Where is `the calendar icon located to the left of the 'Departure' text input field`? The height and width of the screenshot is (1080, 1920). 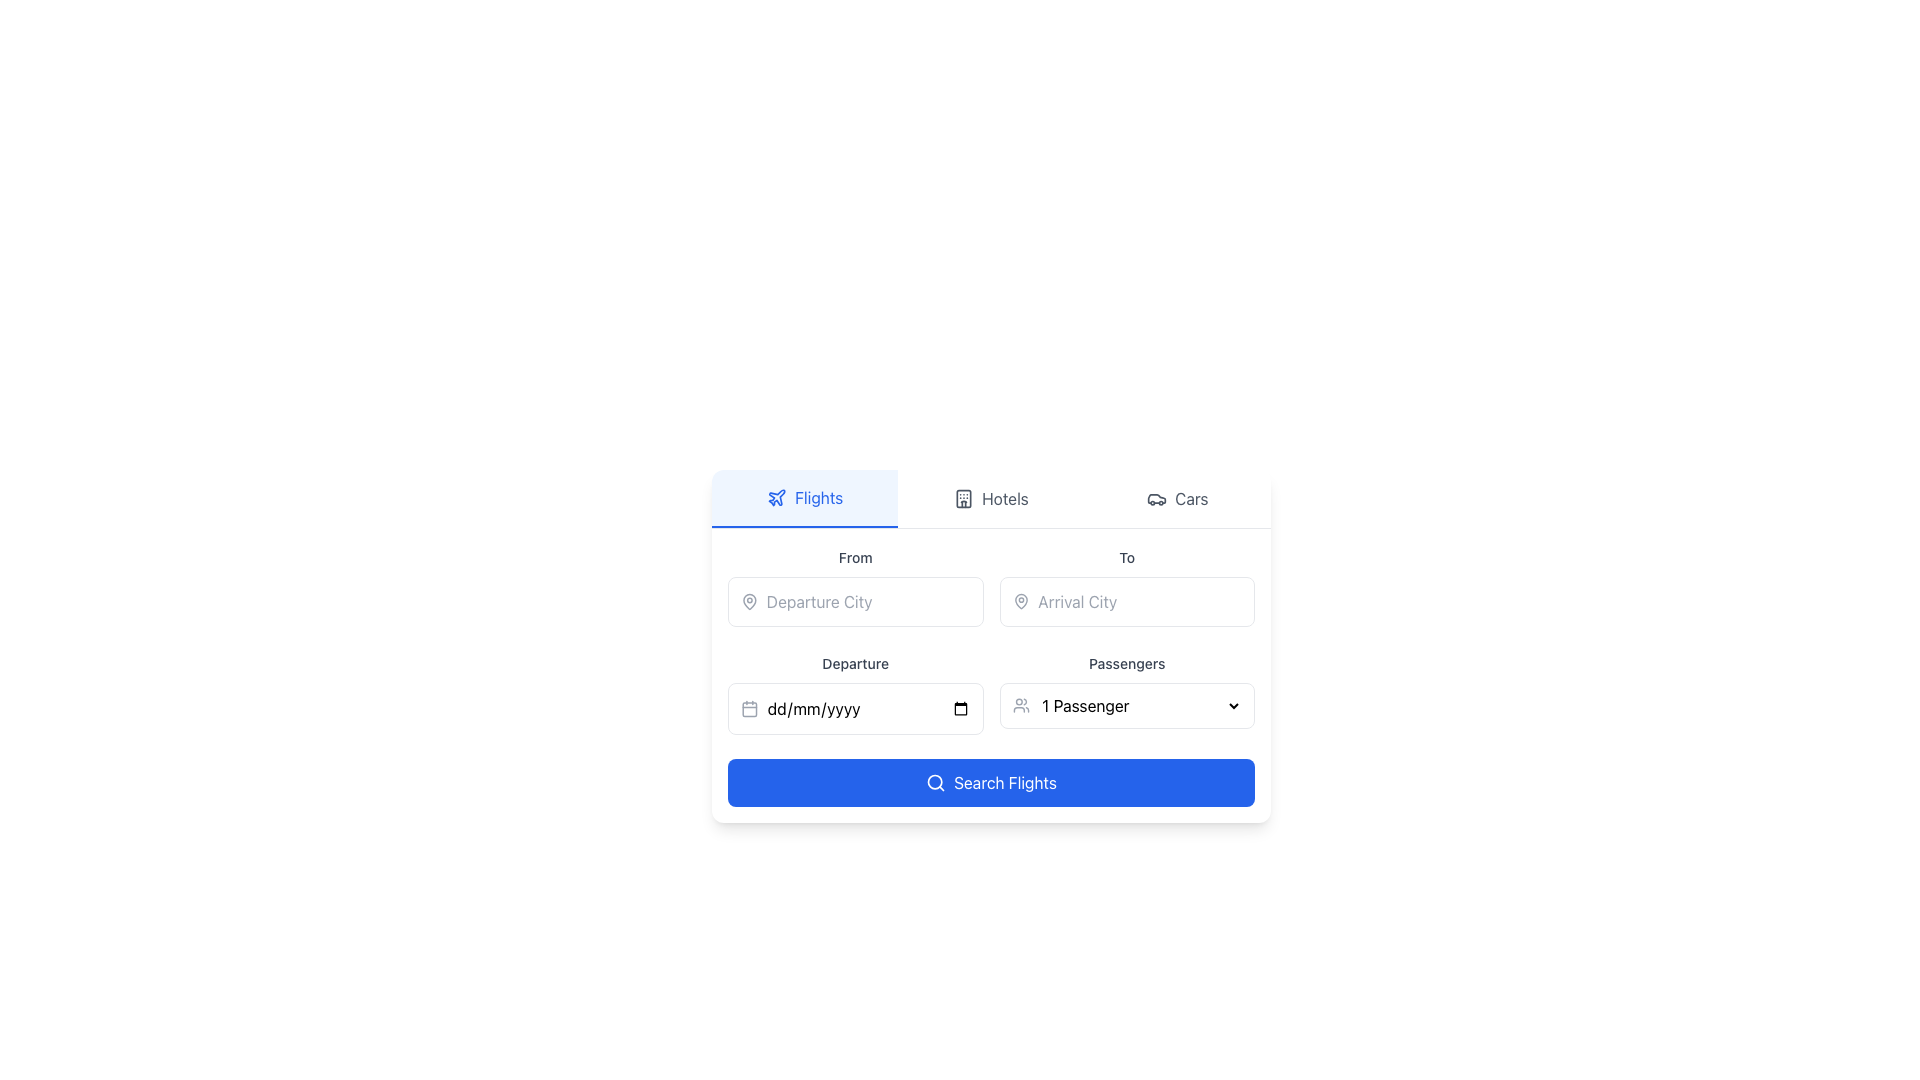
the calendar icon located to the left of the 'Departure' text input field is located at coordinates (748, 708).